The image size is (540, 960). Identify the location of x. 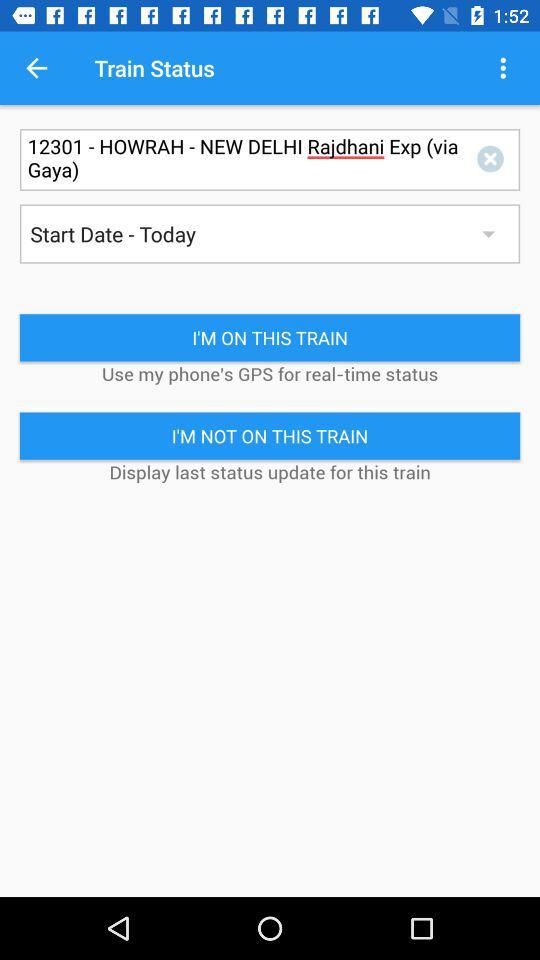
(493, 158).